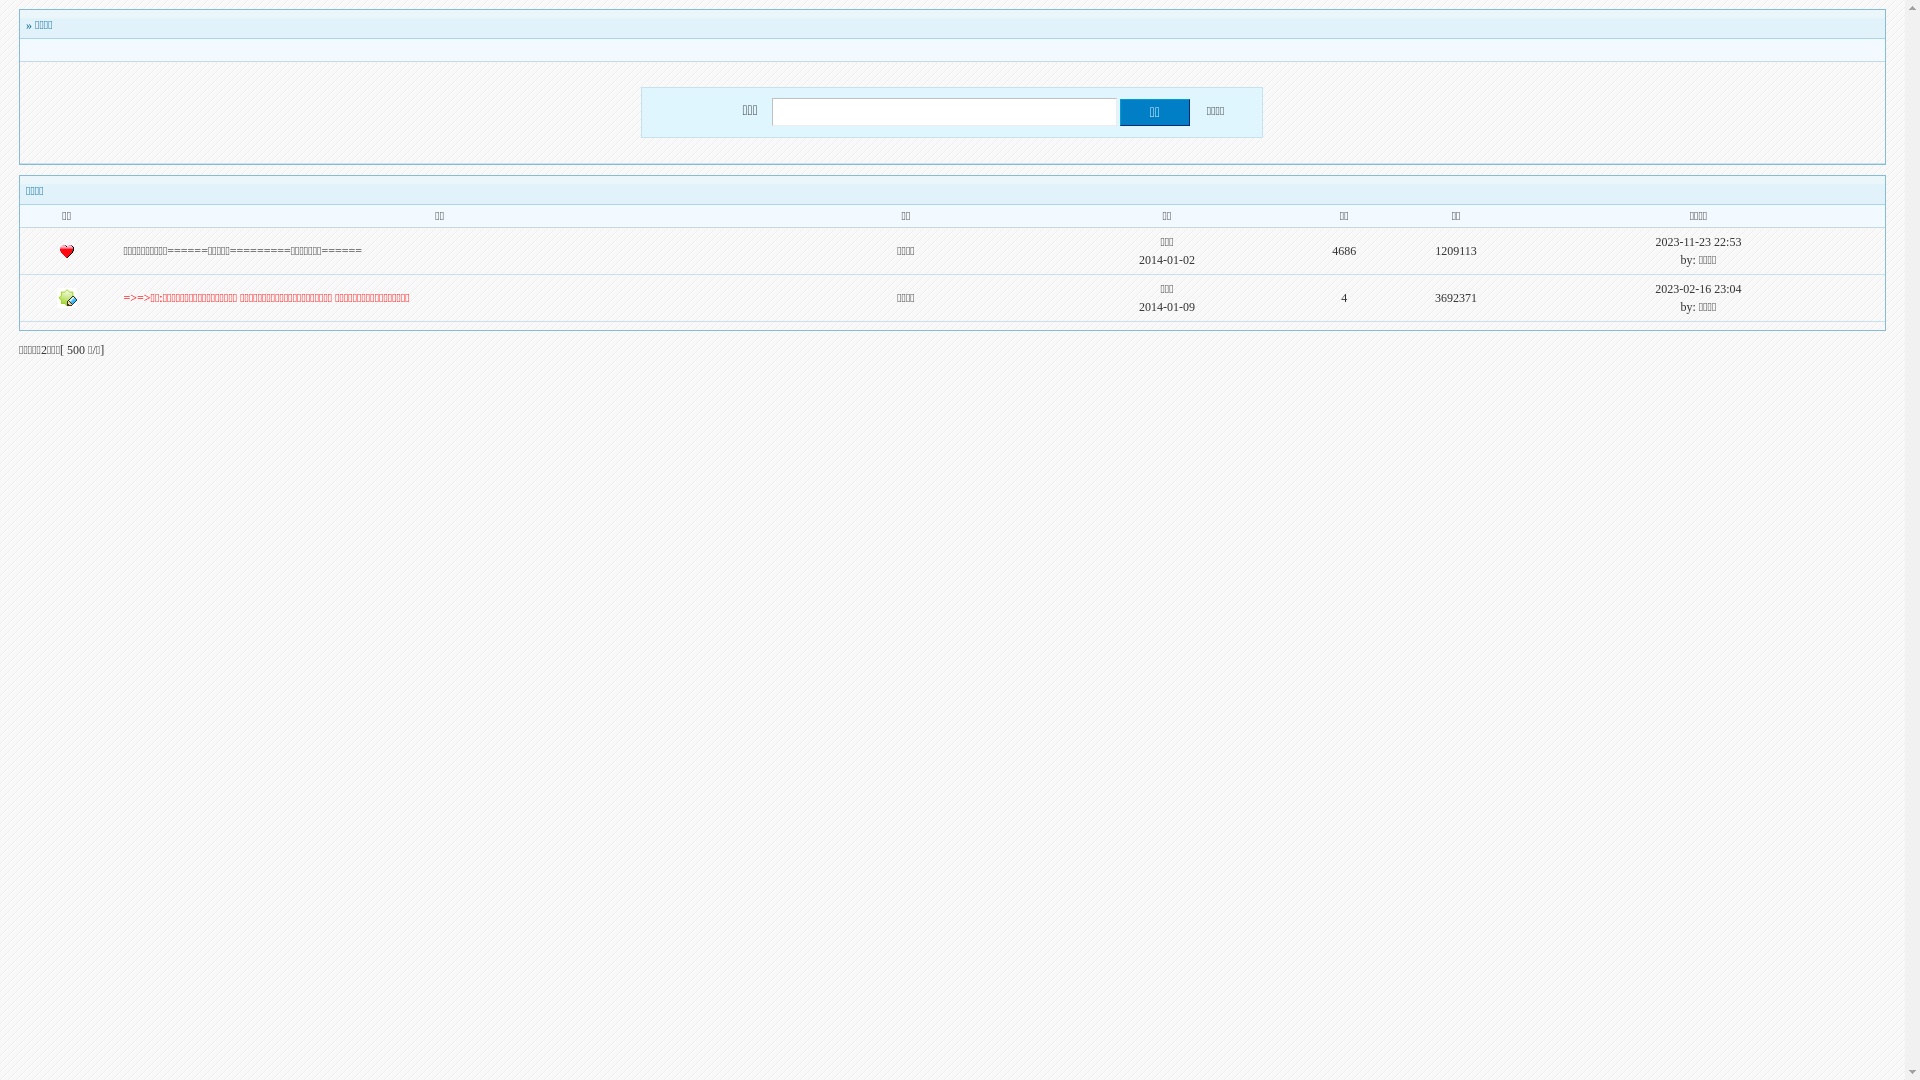 Image resolution: width=1920 pixels, height=1080 pixels. I want to click on '2023-02-16 23:04', so click(1697, 289).